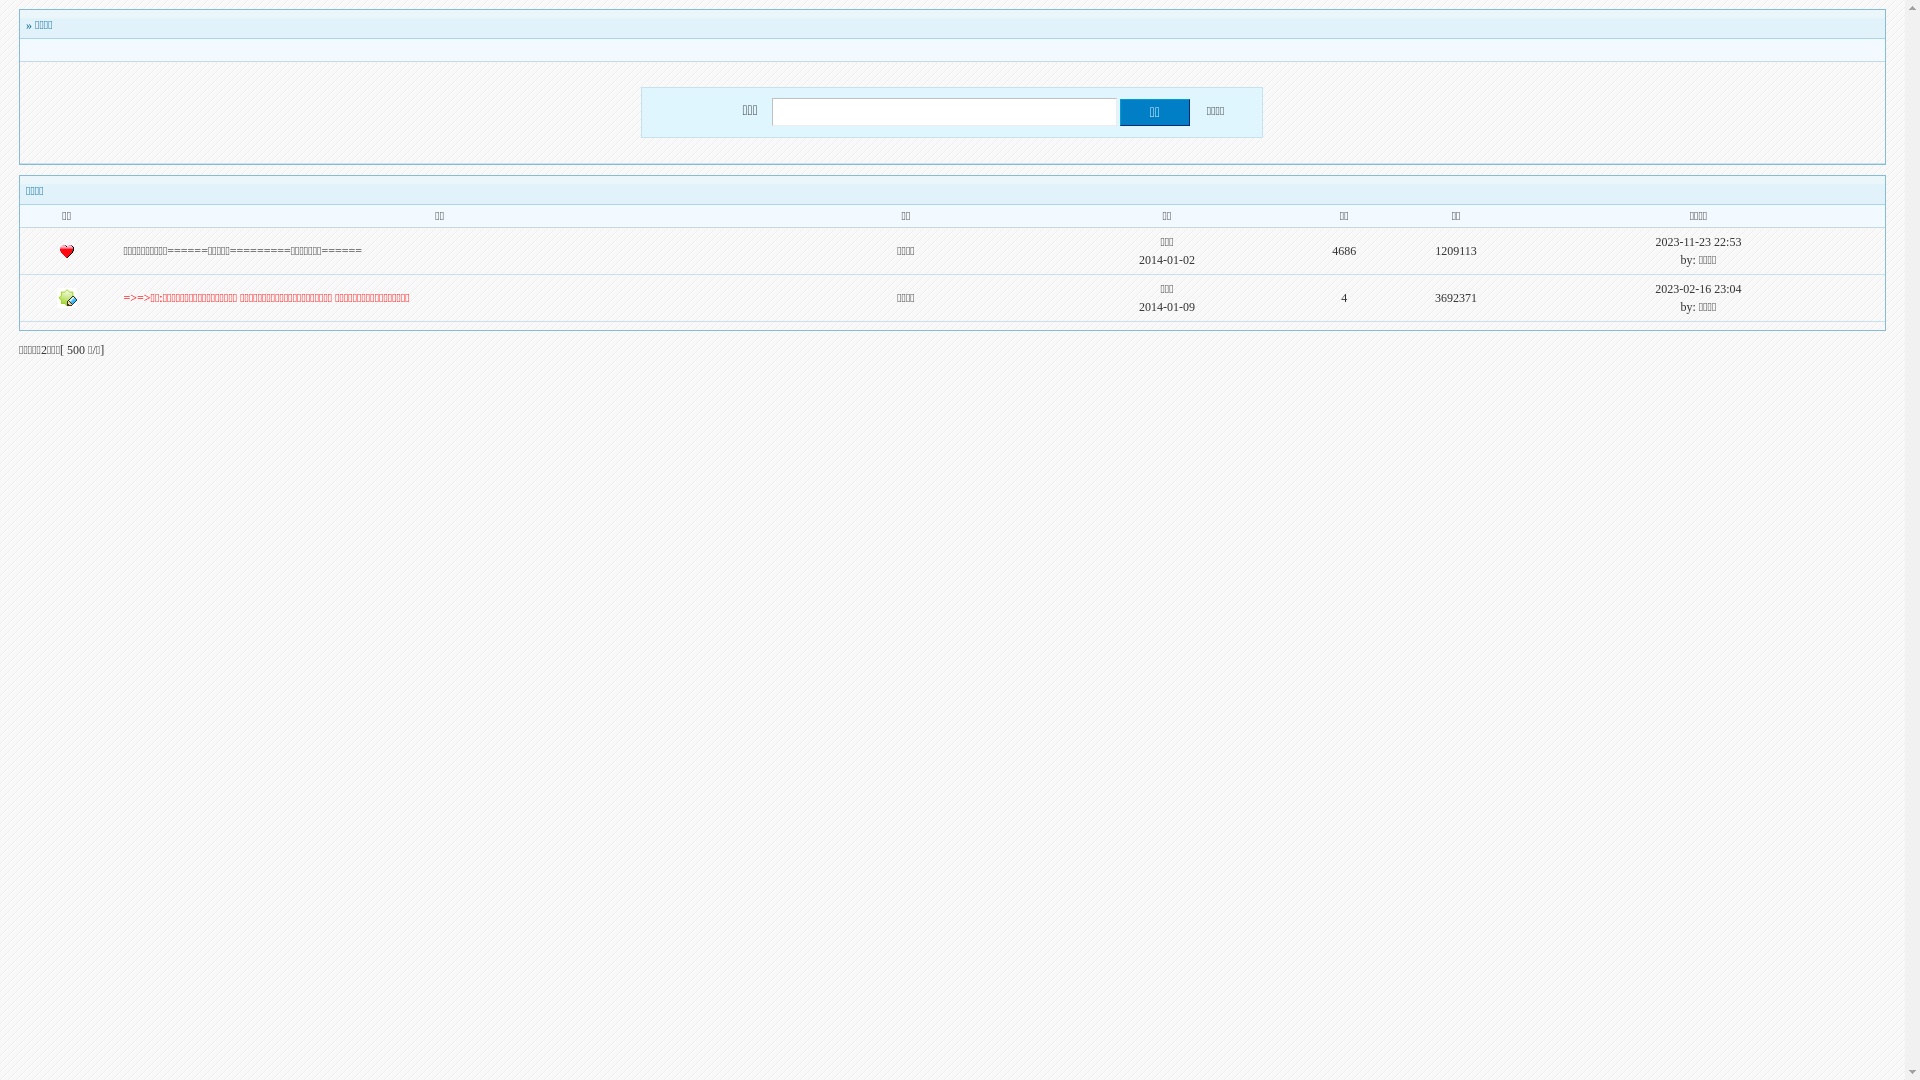 Image resolution: width=1920 pixels, height=1080 pixels. I want to click on '2023-02-16 23:04', so click(1697, 289).